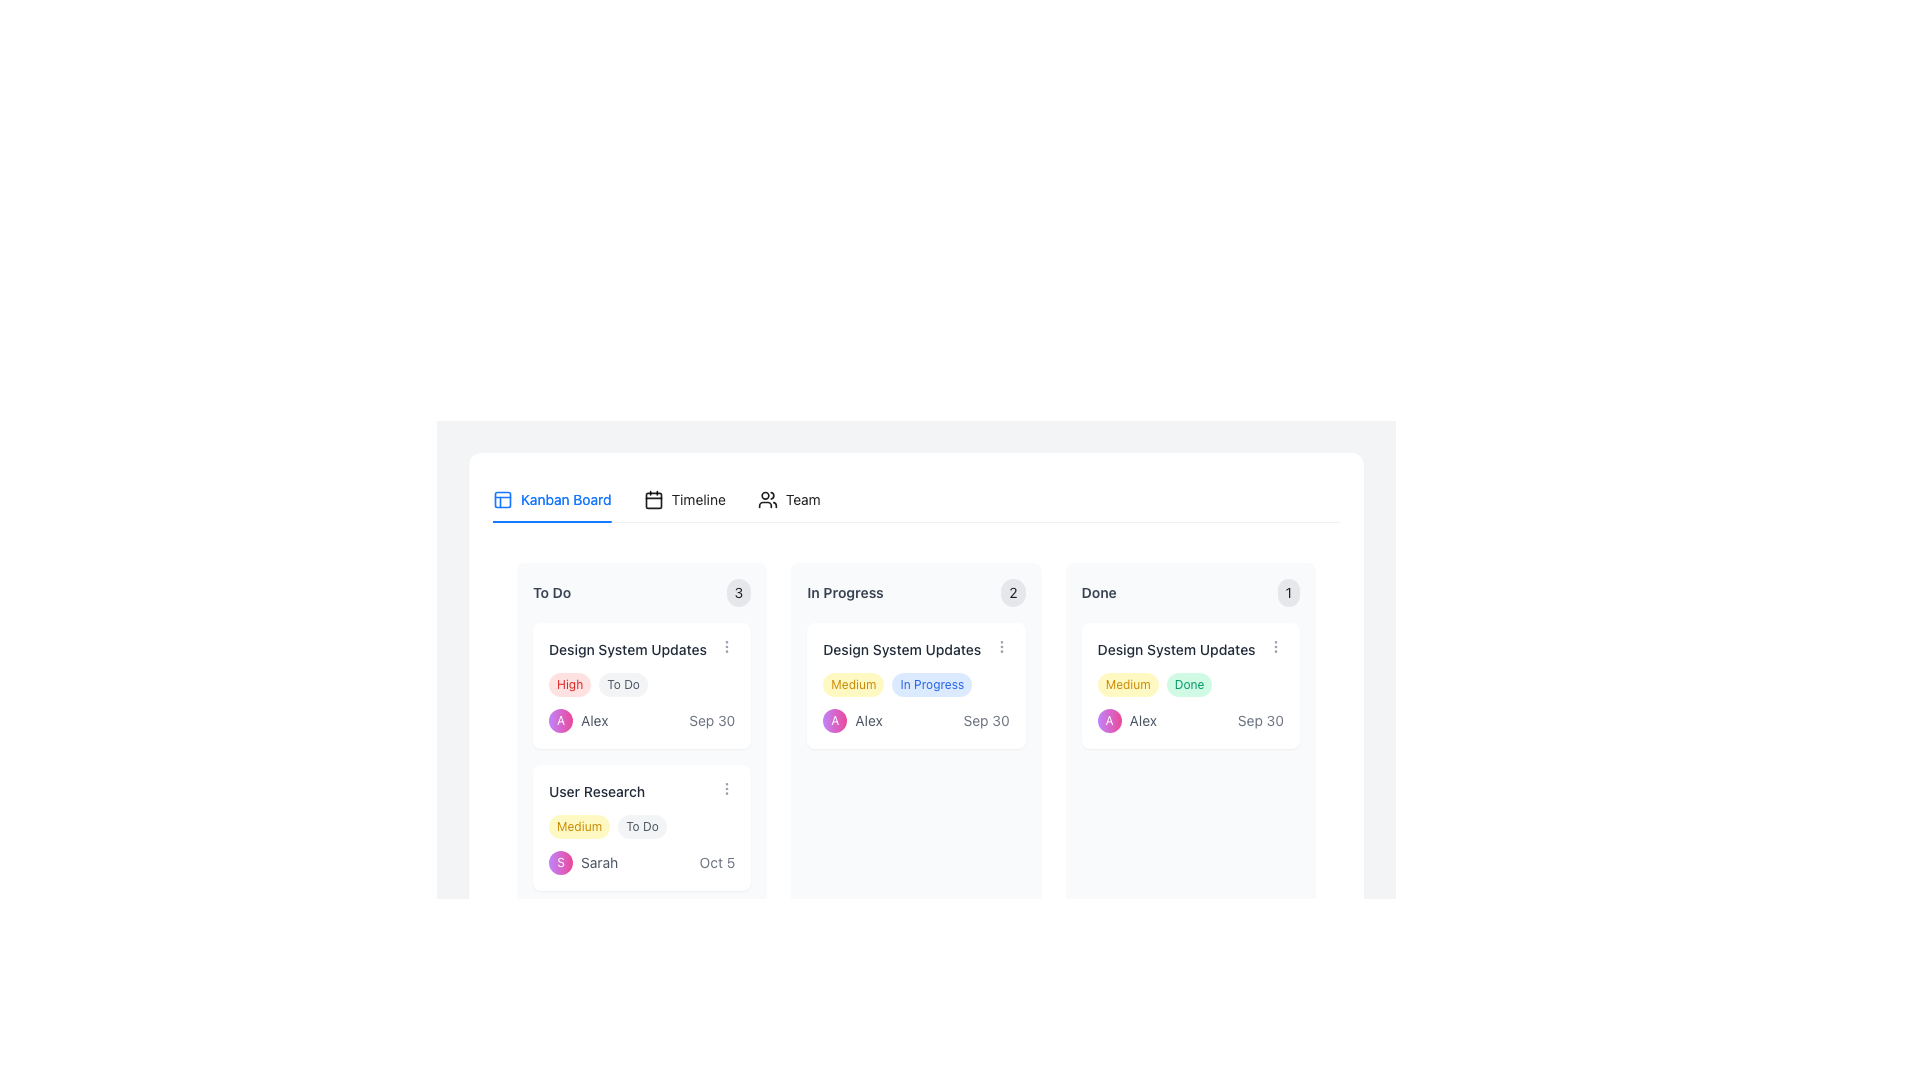  I want to click on the User identifier with a circular gradient avatar displaying the letter 'A' and text labeled 'Alex' in the 'Done' column of the Kanban board, specifically within the 'Design System Updates' card, so click(1127, 721).